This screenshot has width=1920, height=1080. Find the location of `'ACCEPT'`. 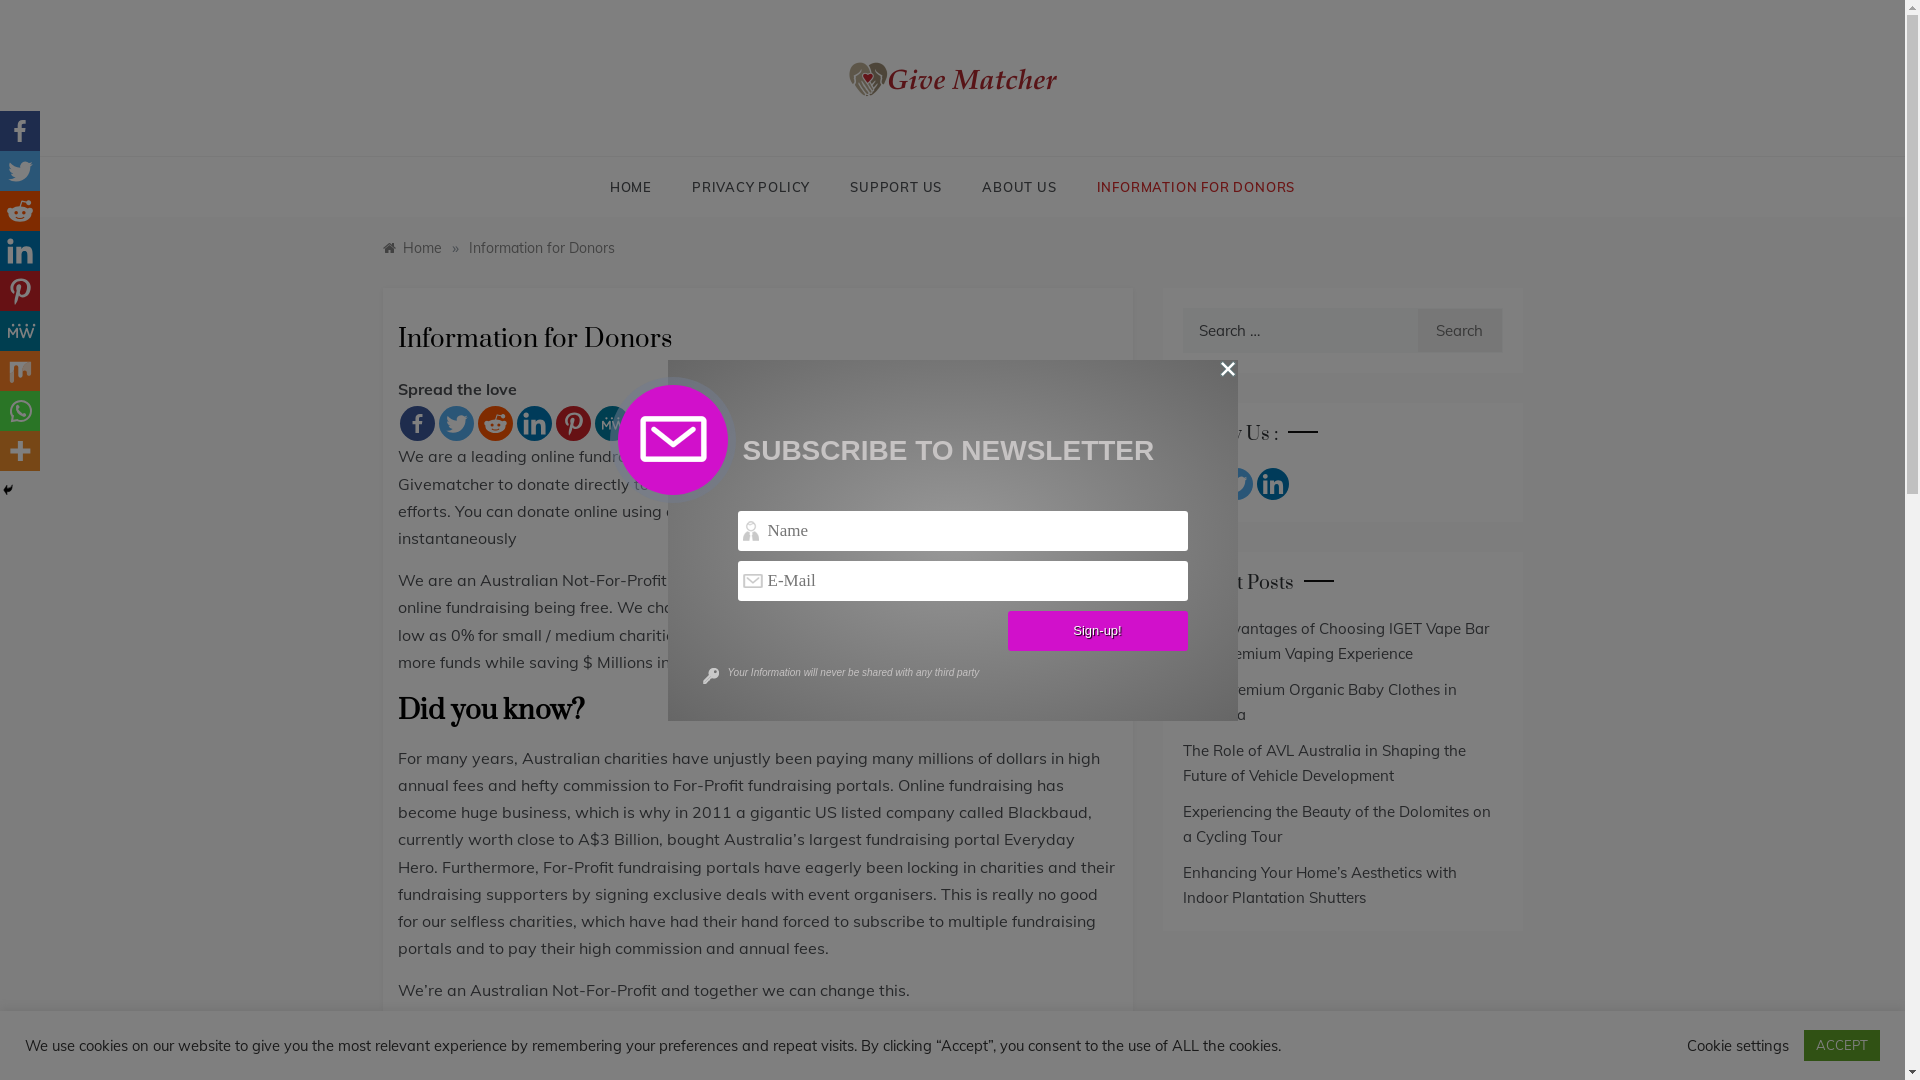

'ACCEPT' is located at coordinates (1841, 1044).